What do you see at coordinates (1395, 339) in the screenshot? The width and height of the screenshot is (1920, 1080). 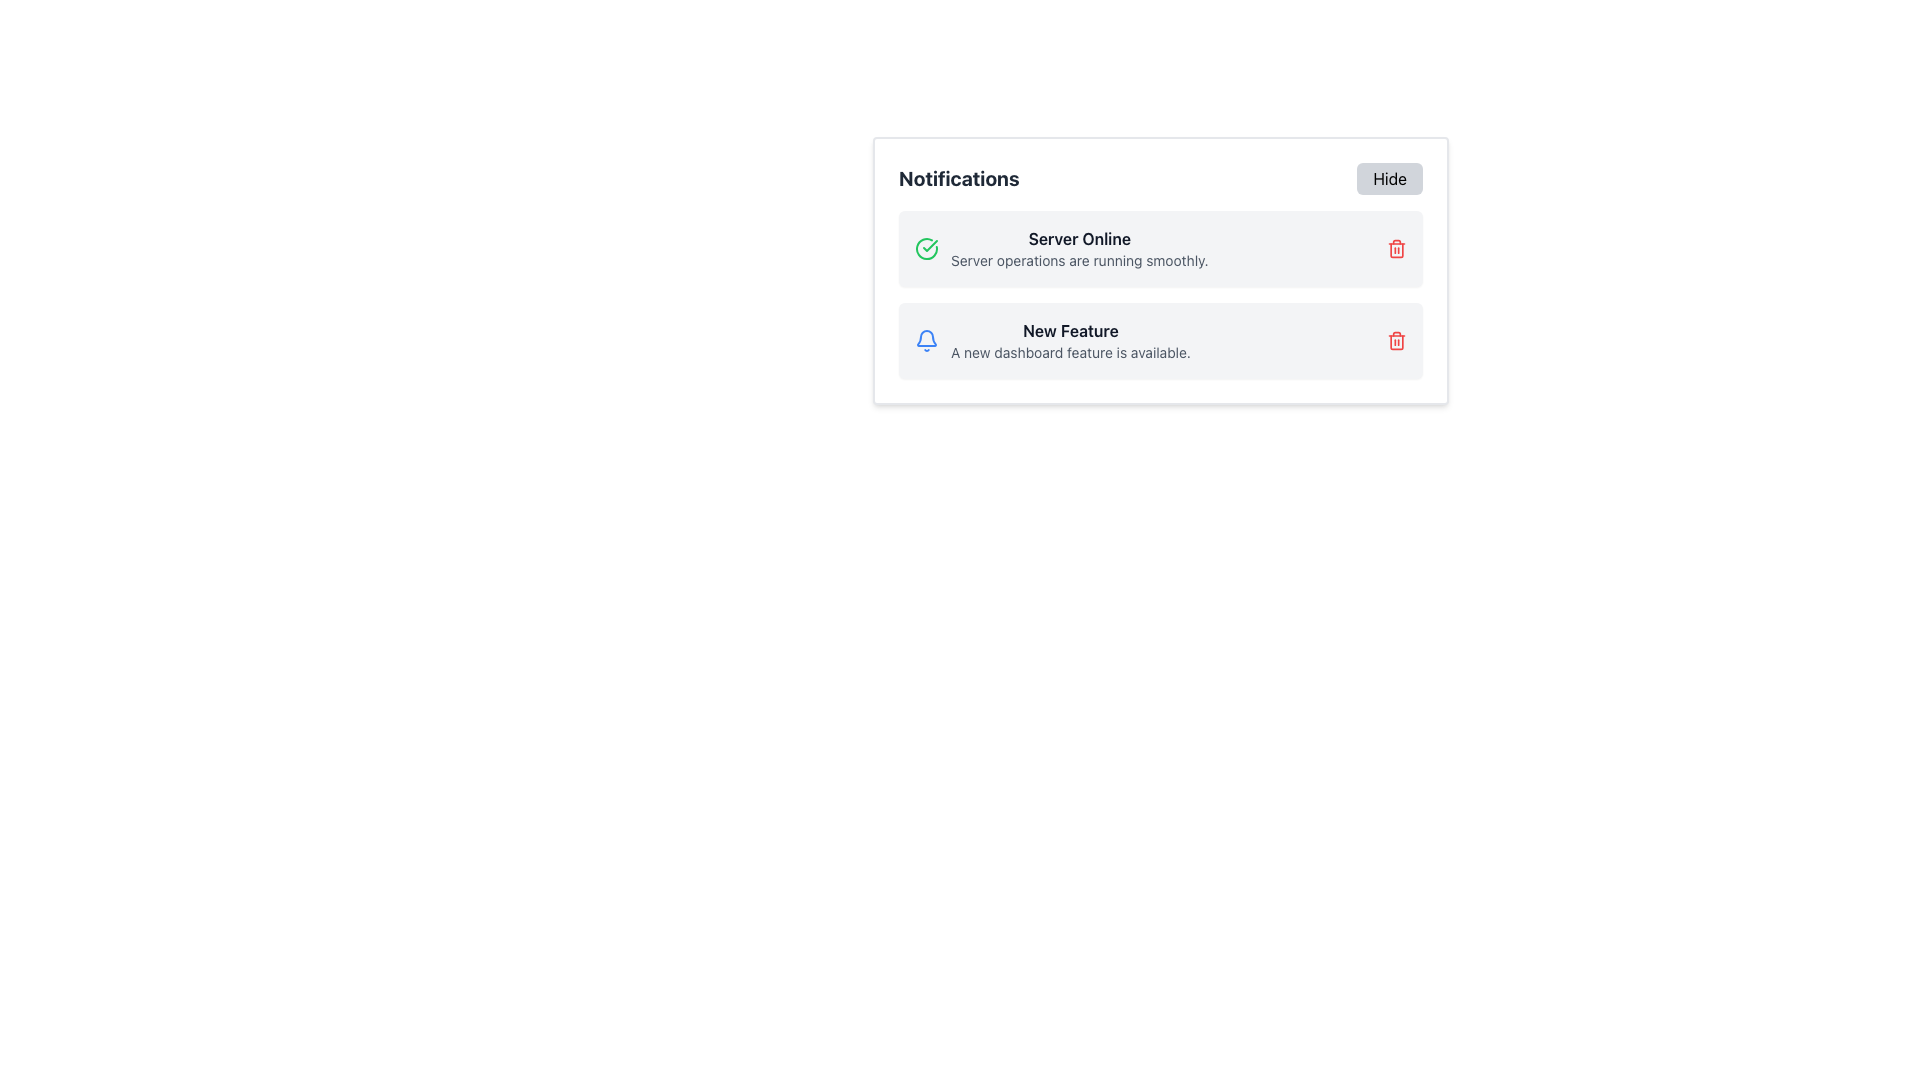 I see `the delete button for the notification labeled 'New Feature'` at bounding box center [1395, 339].